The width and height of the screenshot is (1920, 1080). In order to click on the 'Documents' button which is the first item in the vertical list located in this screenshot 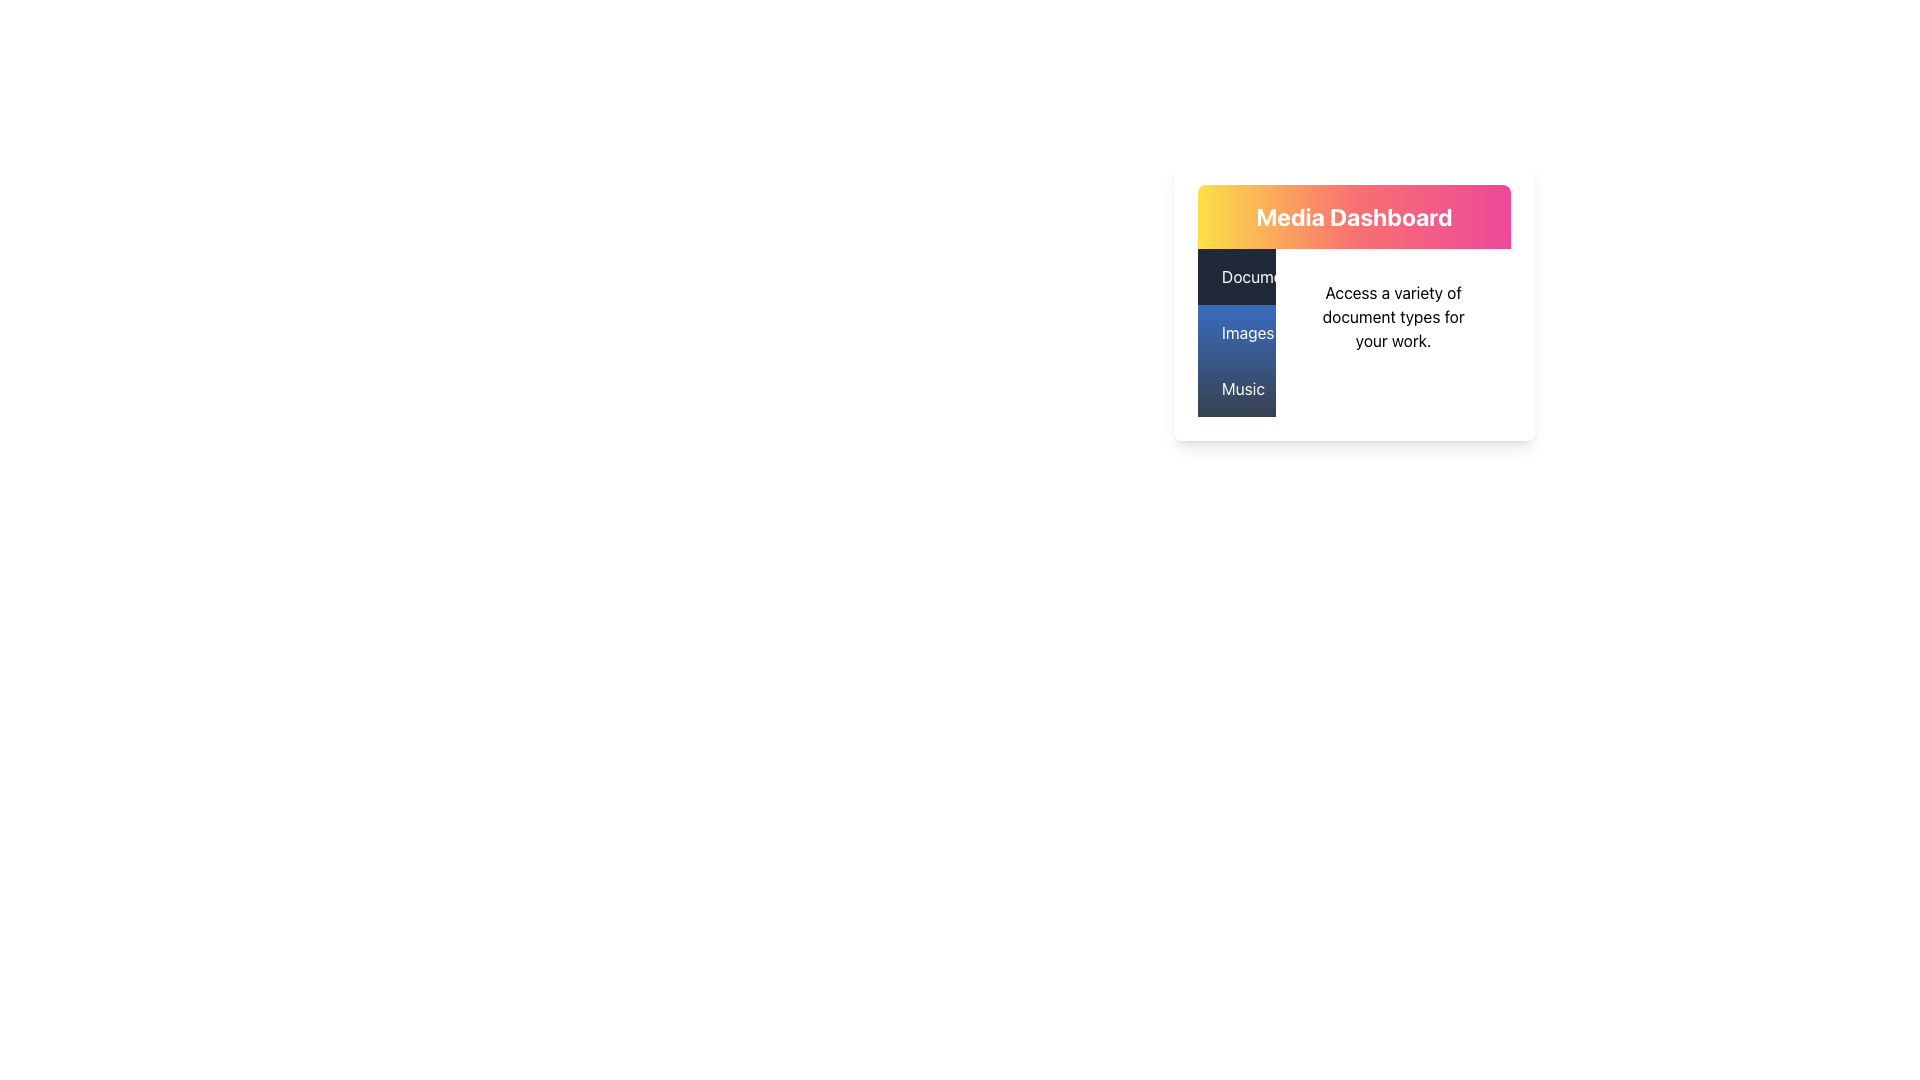, I will do `click(1236, 277)`.